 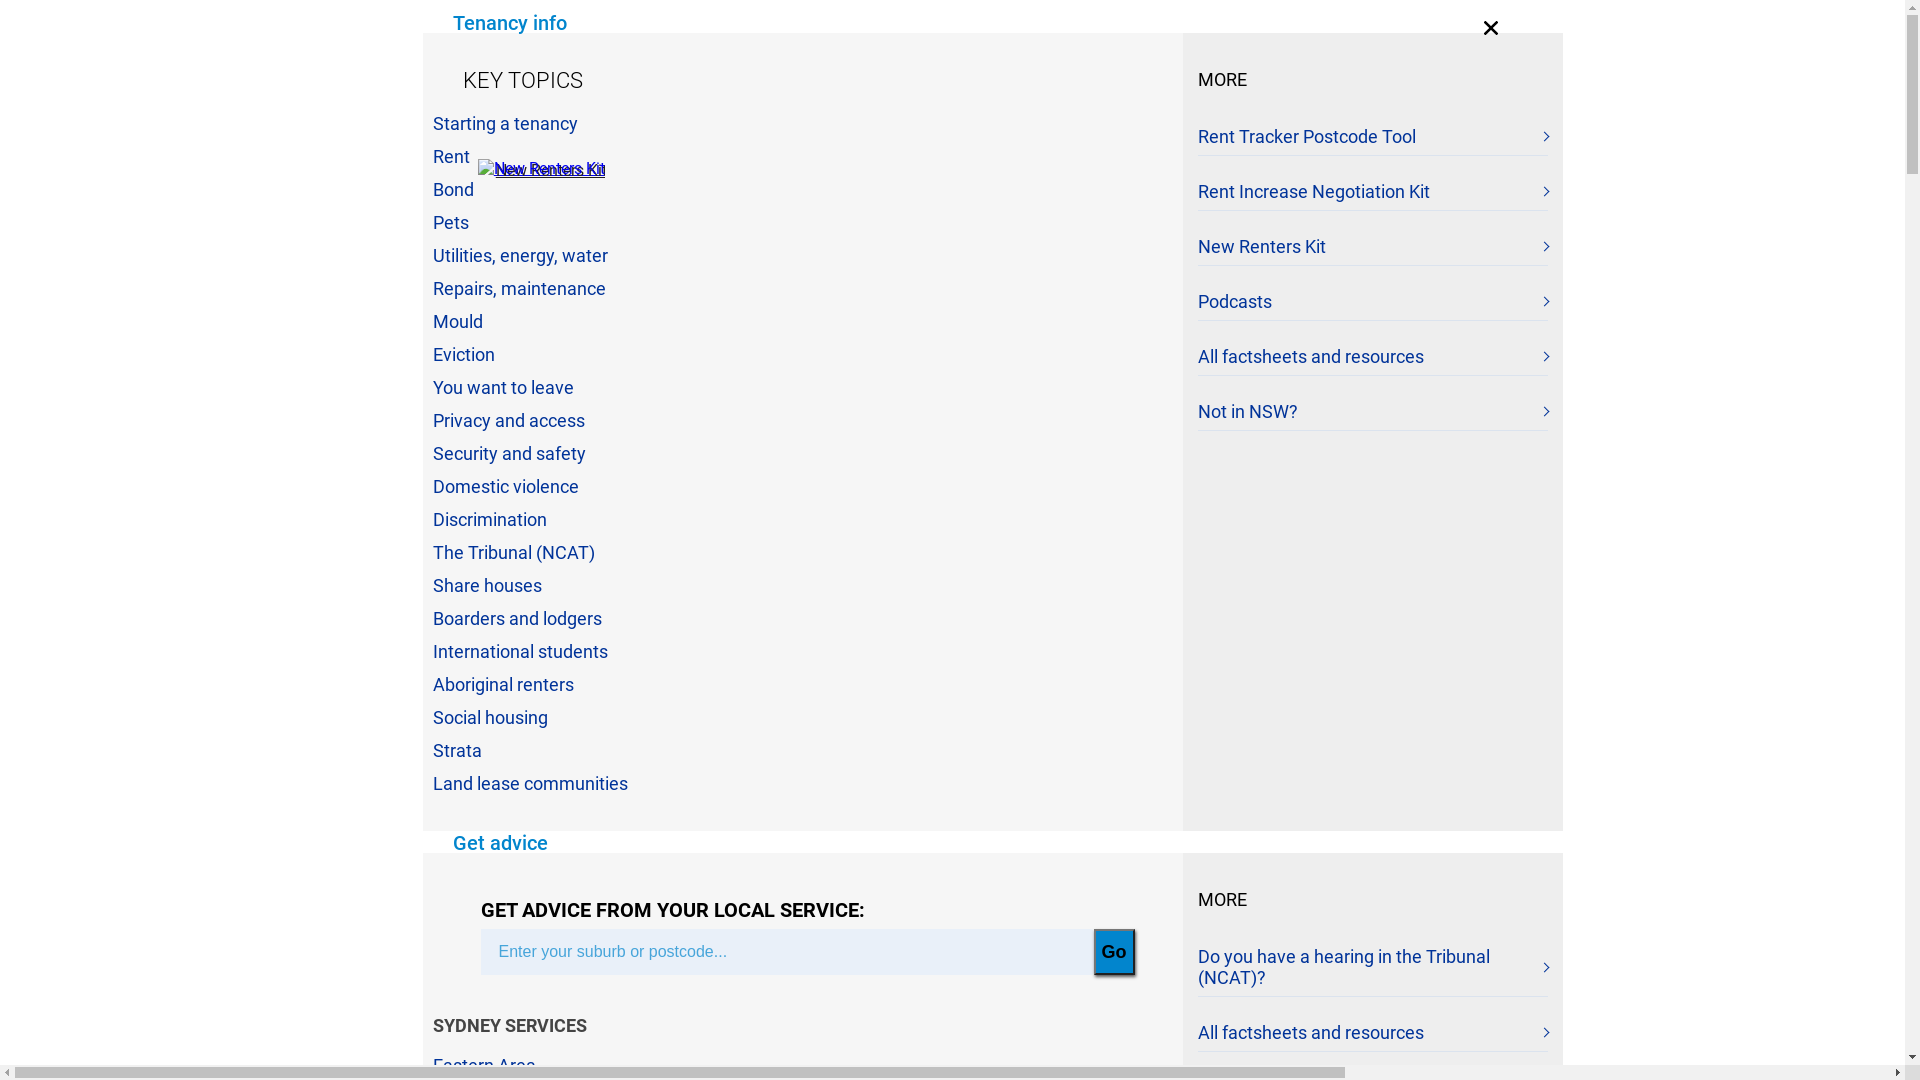 I want to click on 'Eastern Area', so click(x=431, y=1064).